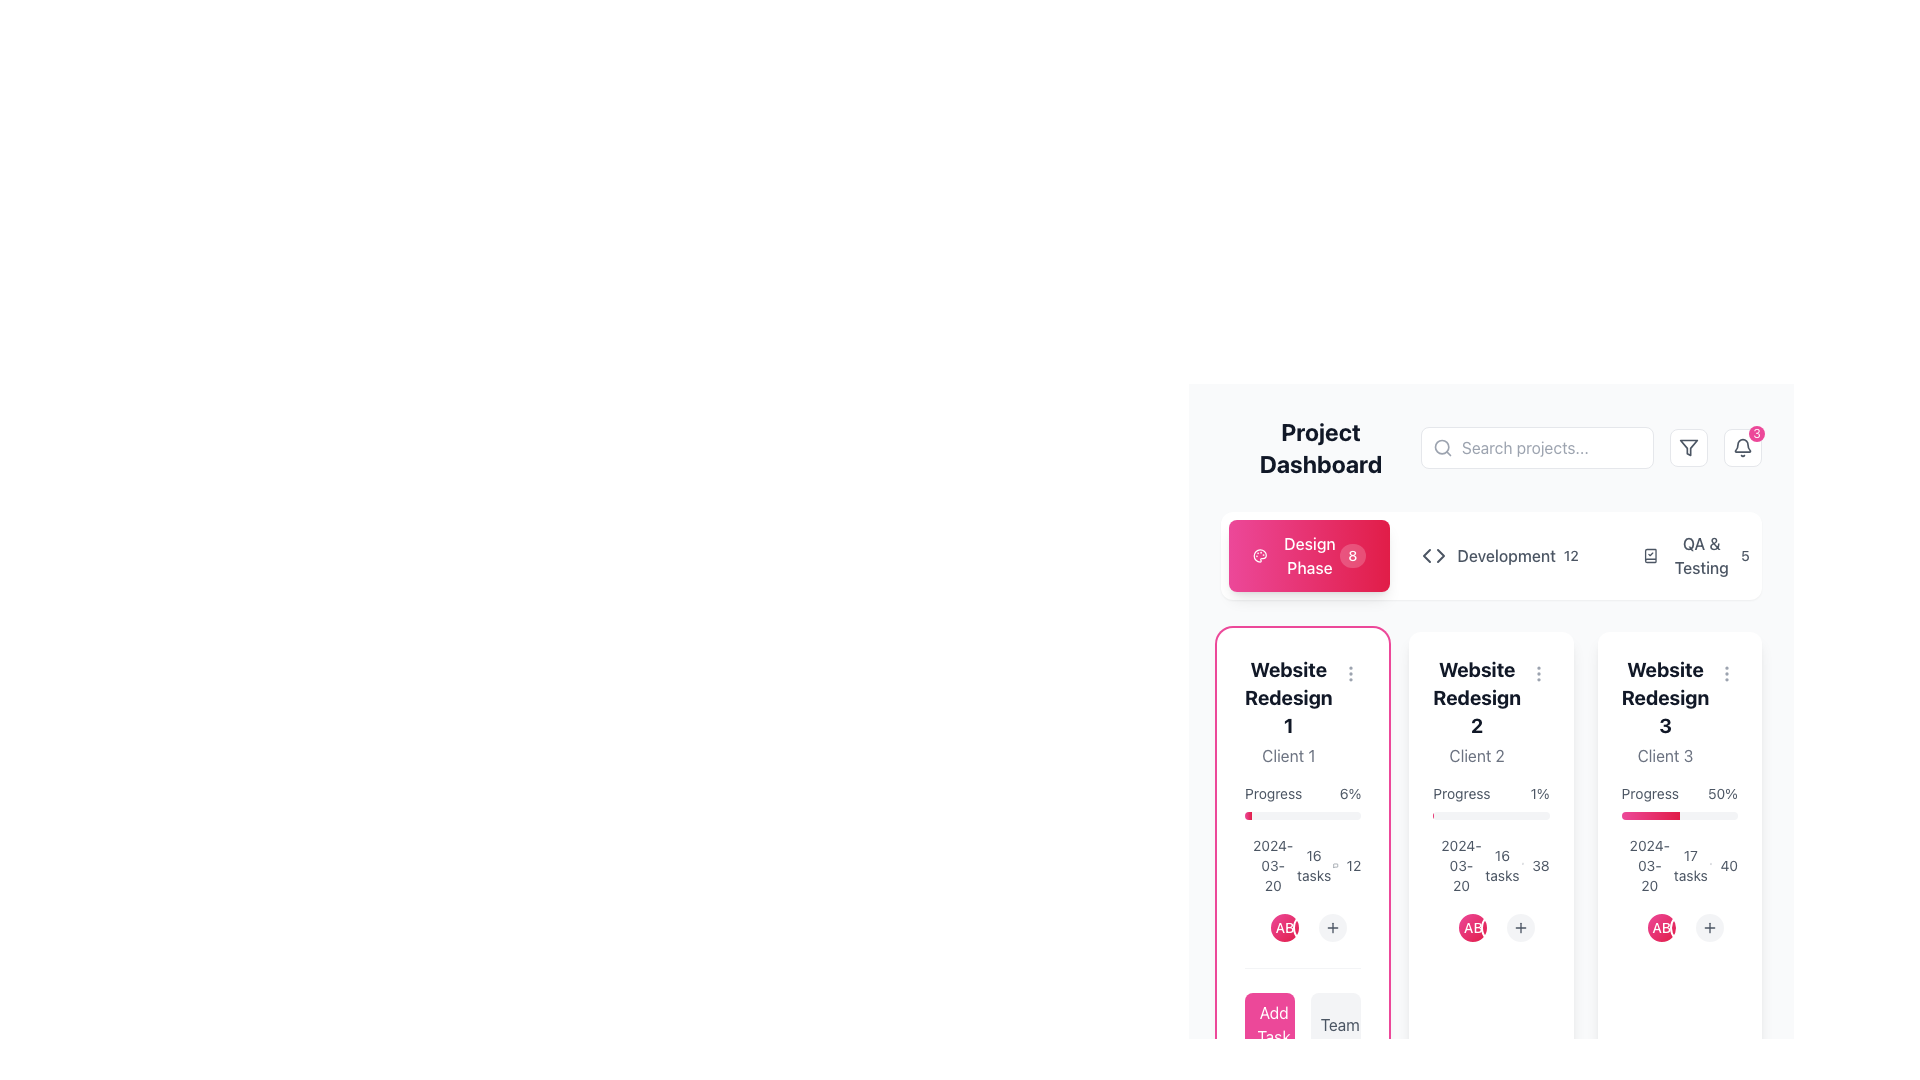  I want to click on the Informational text cluster that provides project task summary information for 'Website Redesign 2' under 'Client 2', so click(1491, 865).